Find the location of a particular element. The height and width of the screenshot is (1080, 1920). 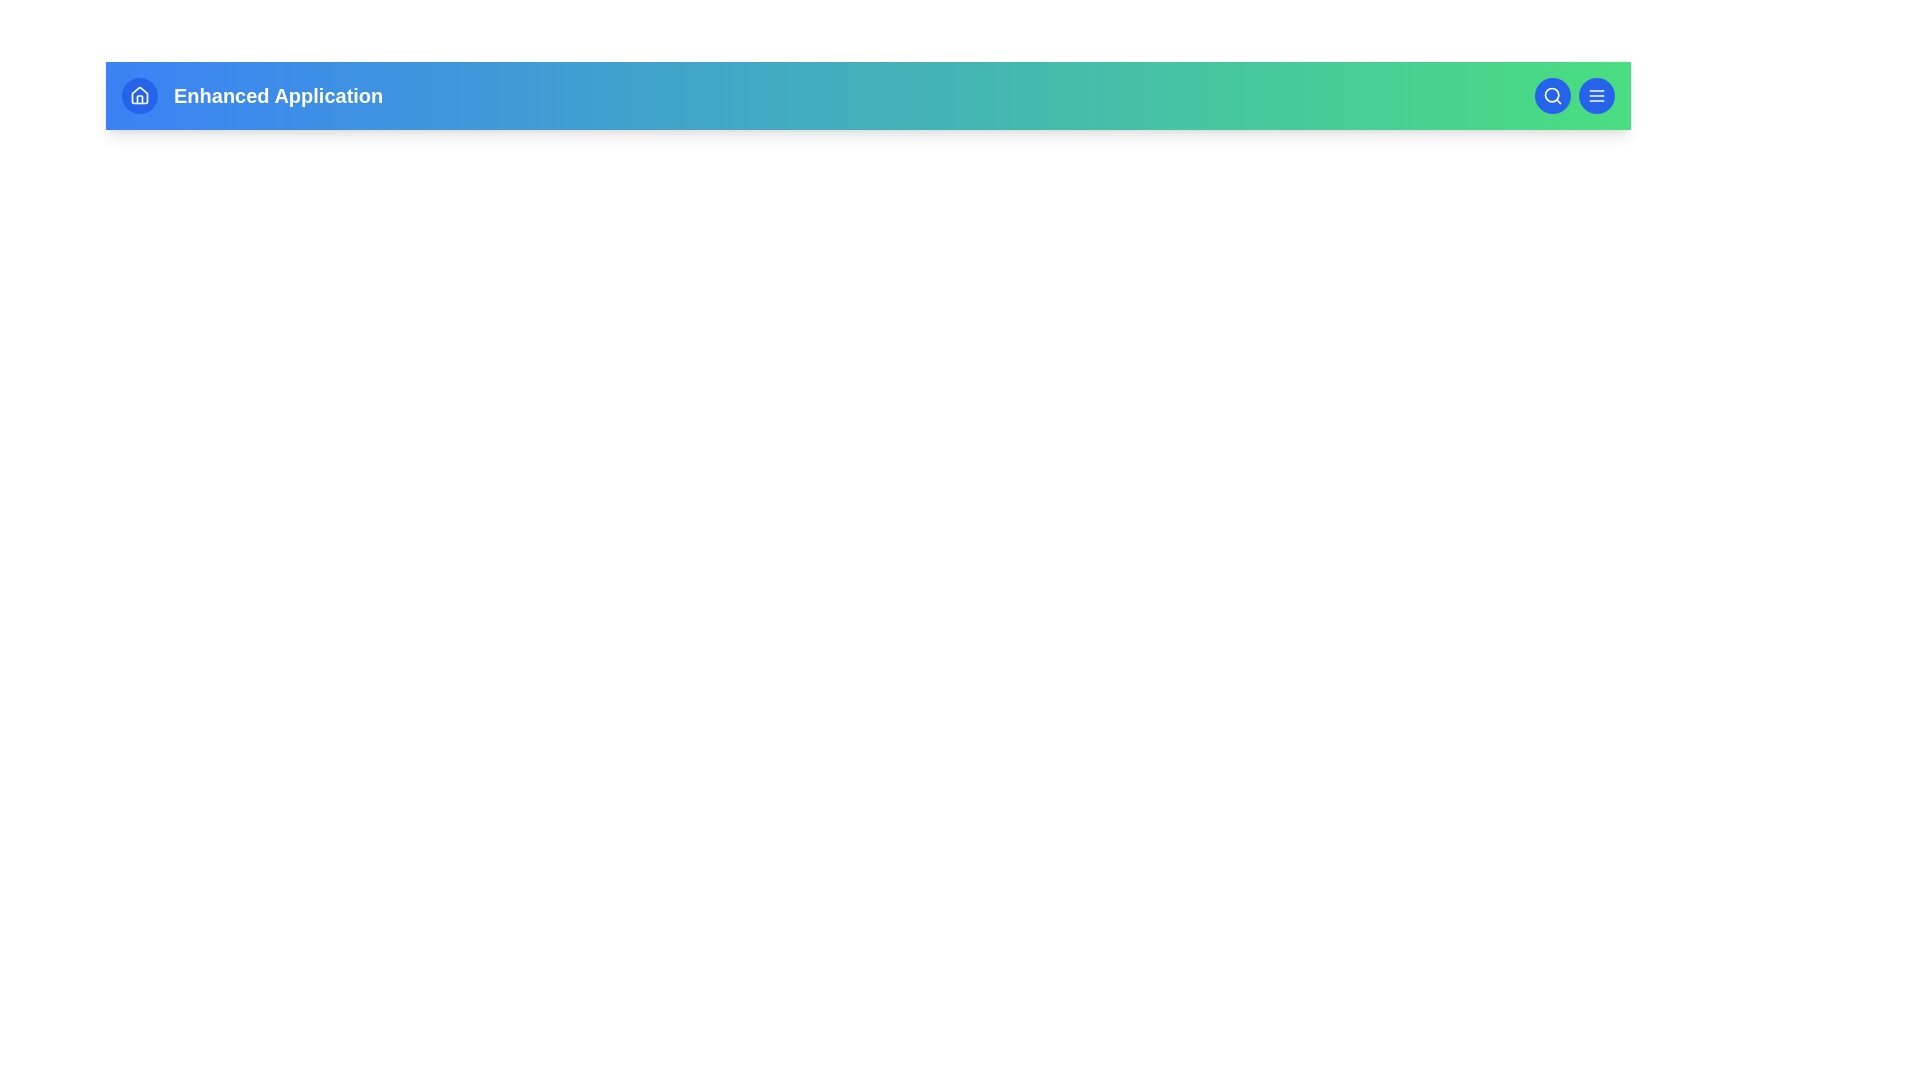

the circular search icon button located in the top-right corner of the application interface is located at coordinates (1552, 96).